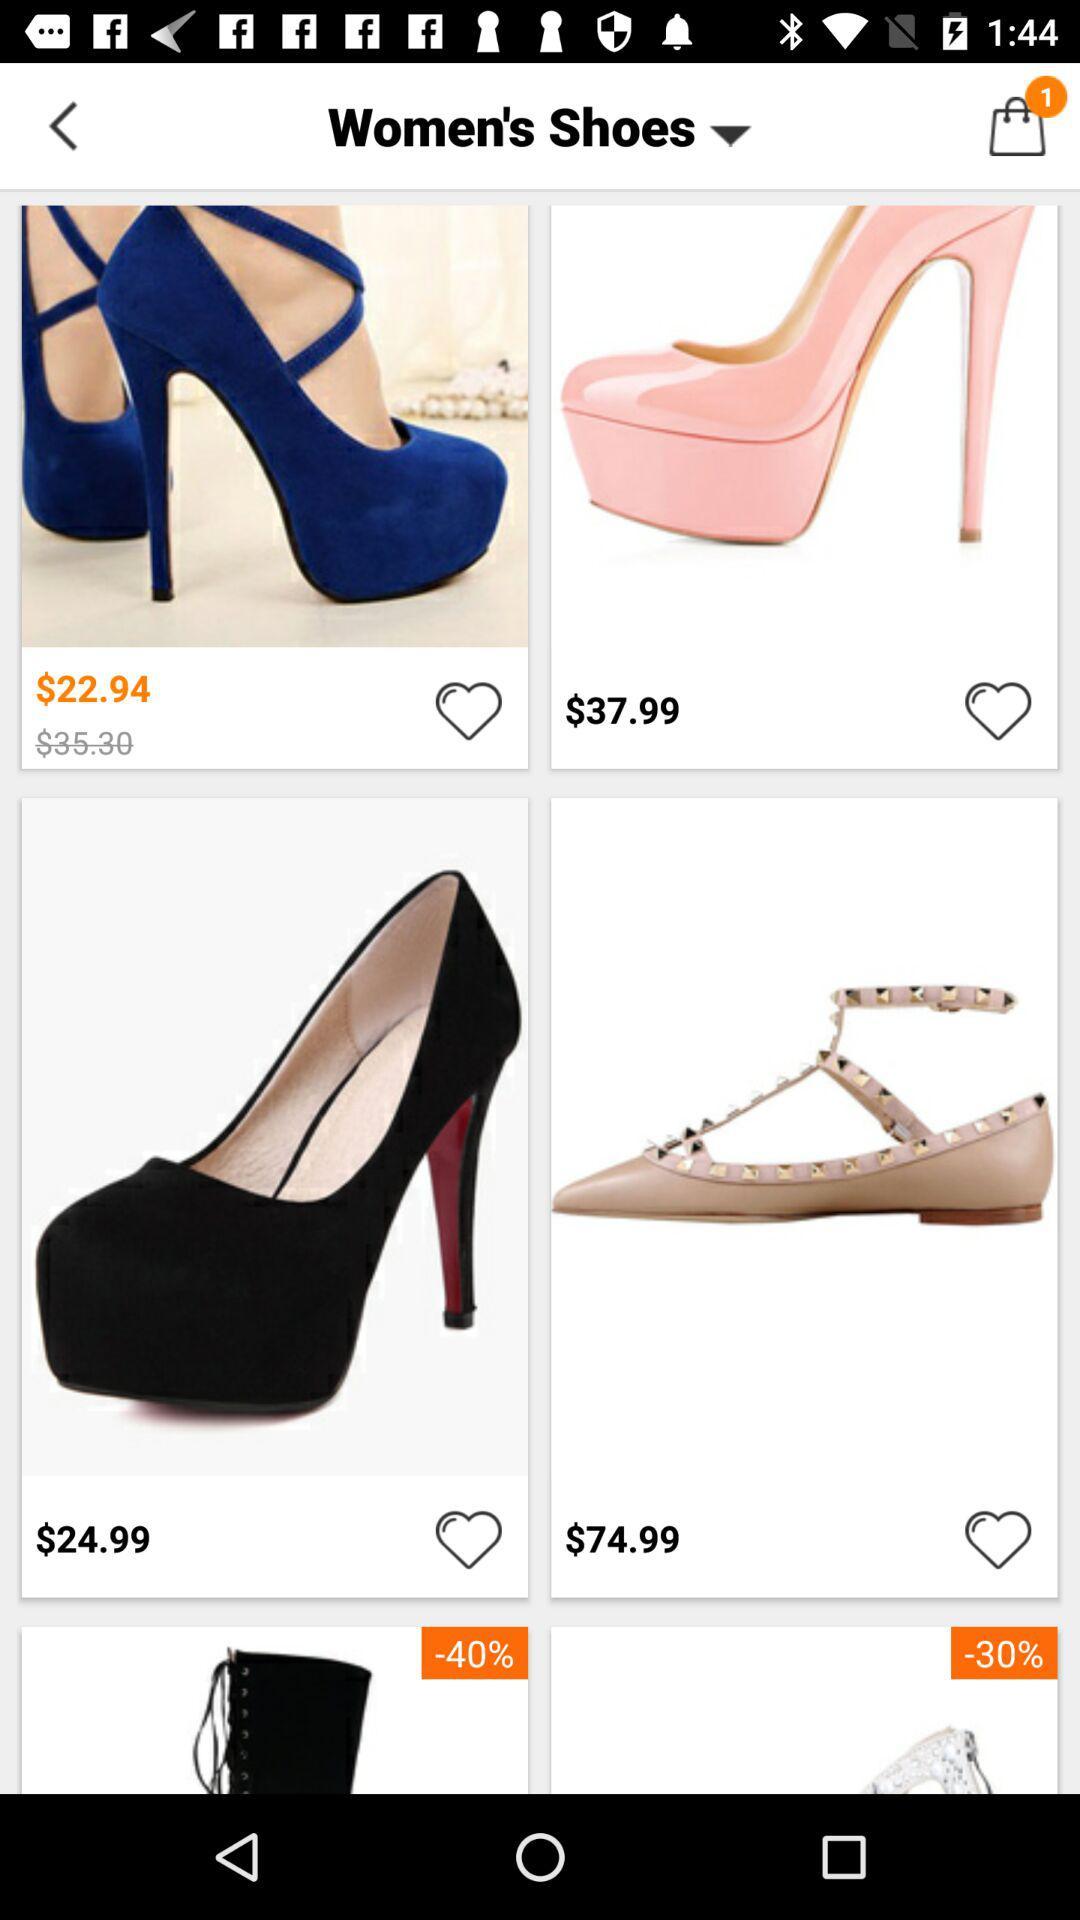 This screenshot has height=1920, width=1080. What do you see at coordinates (61, 124) in the screenshot?
I see `back` at bounding box center [61, 124].